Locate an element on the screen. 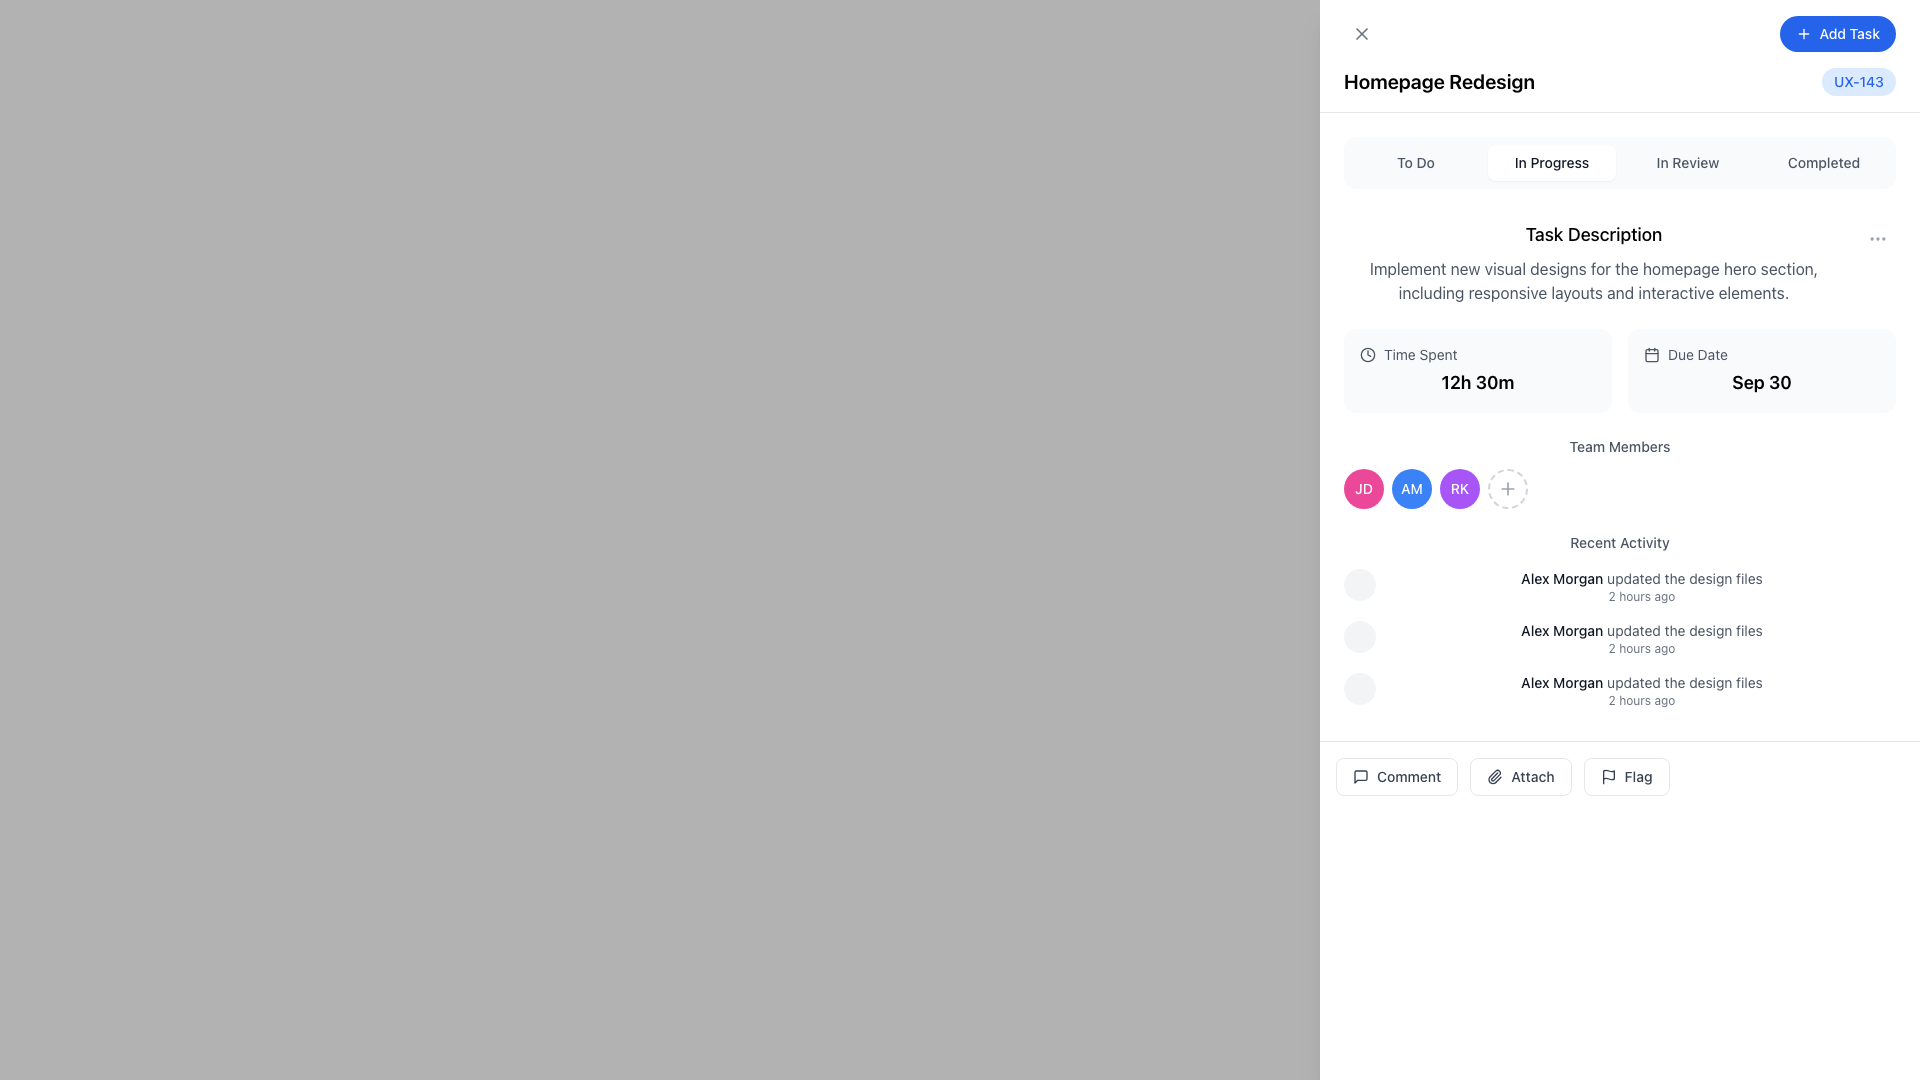 The image size is (1920, 1080). the 'Comment' button is located at coordinates (1396, 775).